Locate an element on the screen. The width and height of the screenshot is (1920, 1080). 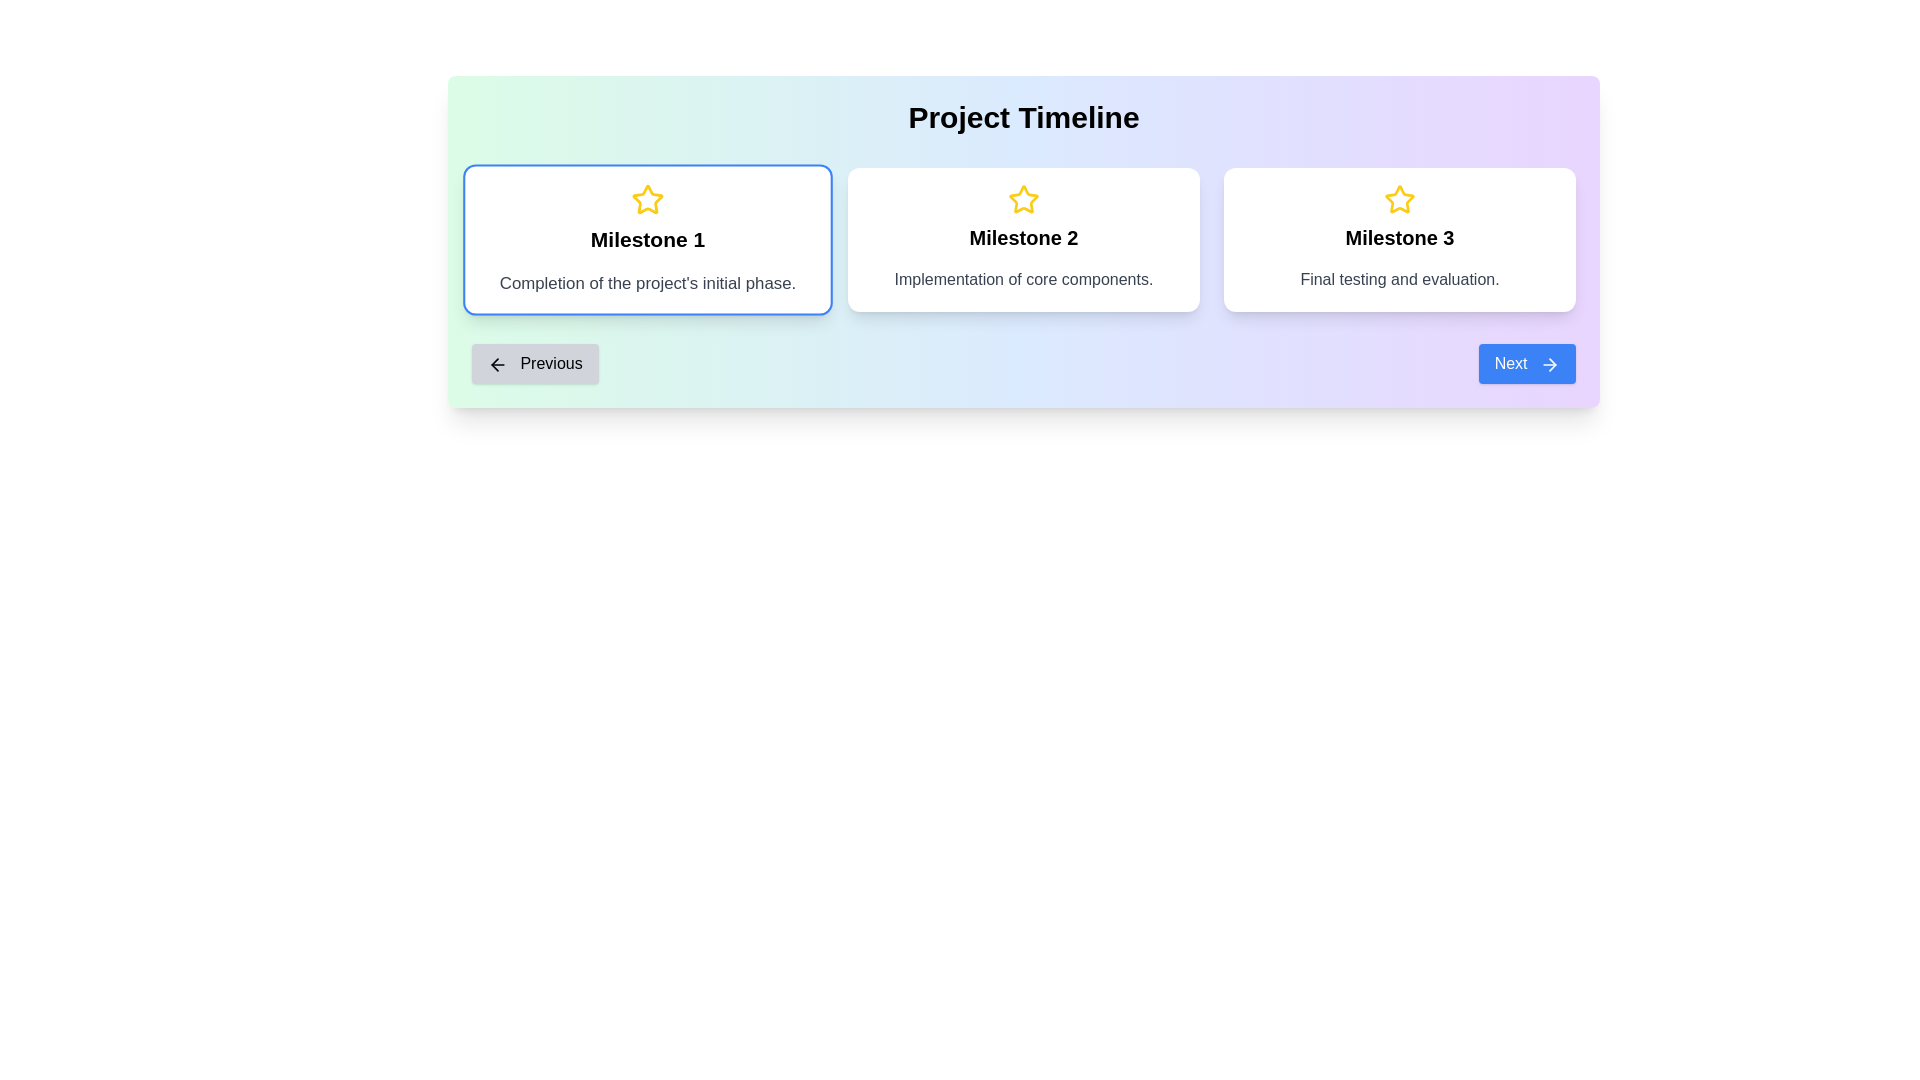
the visual indicator icon located at the top center of the 'Milestone 3' card to confirm its completion and importance is located at coordinates (1399, 200).